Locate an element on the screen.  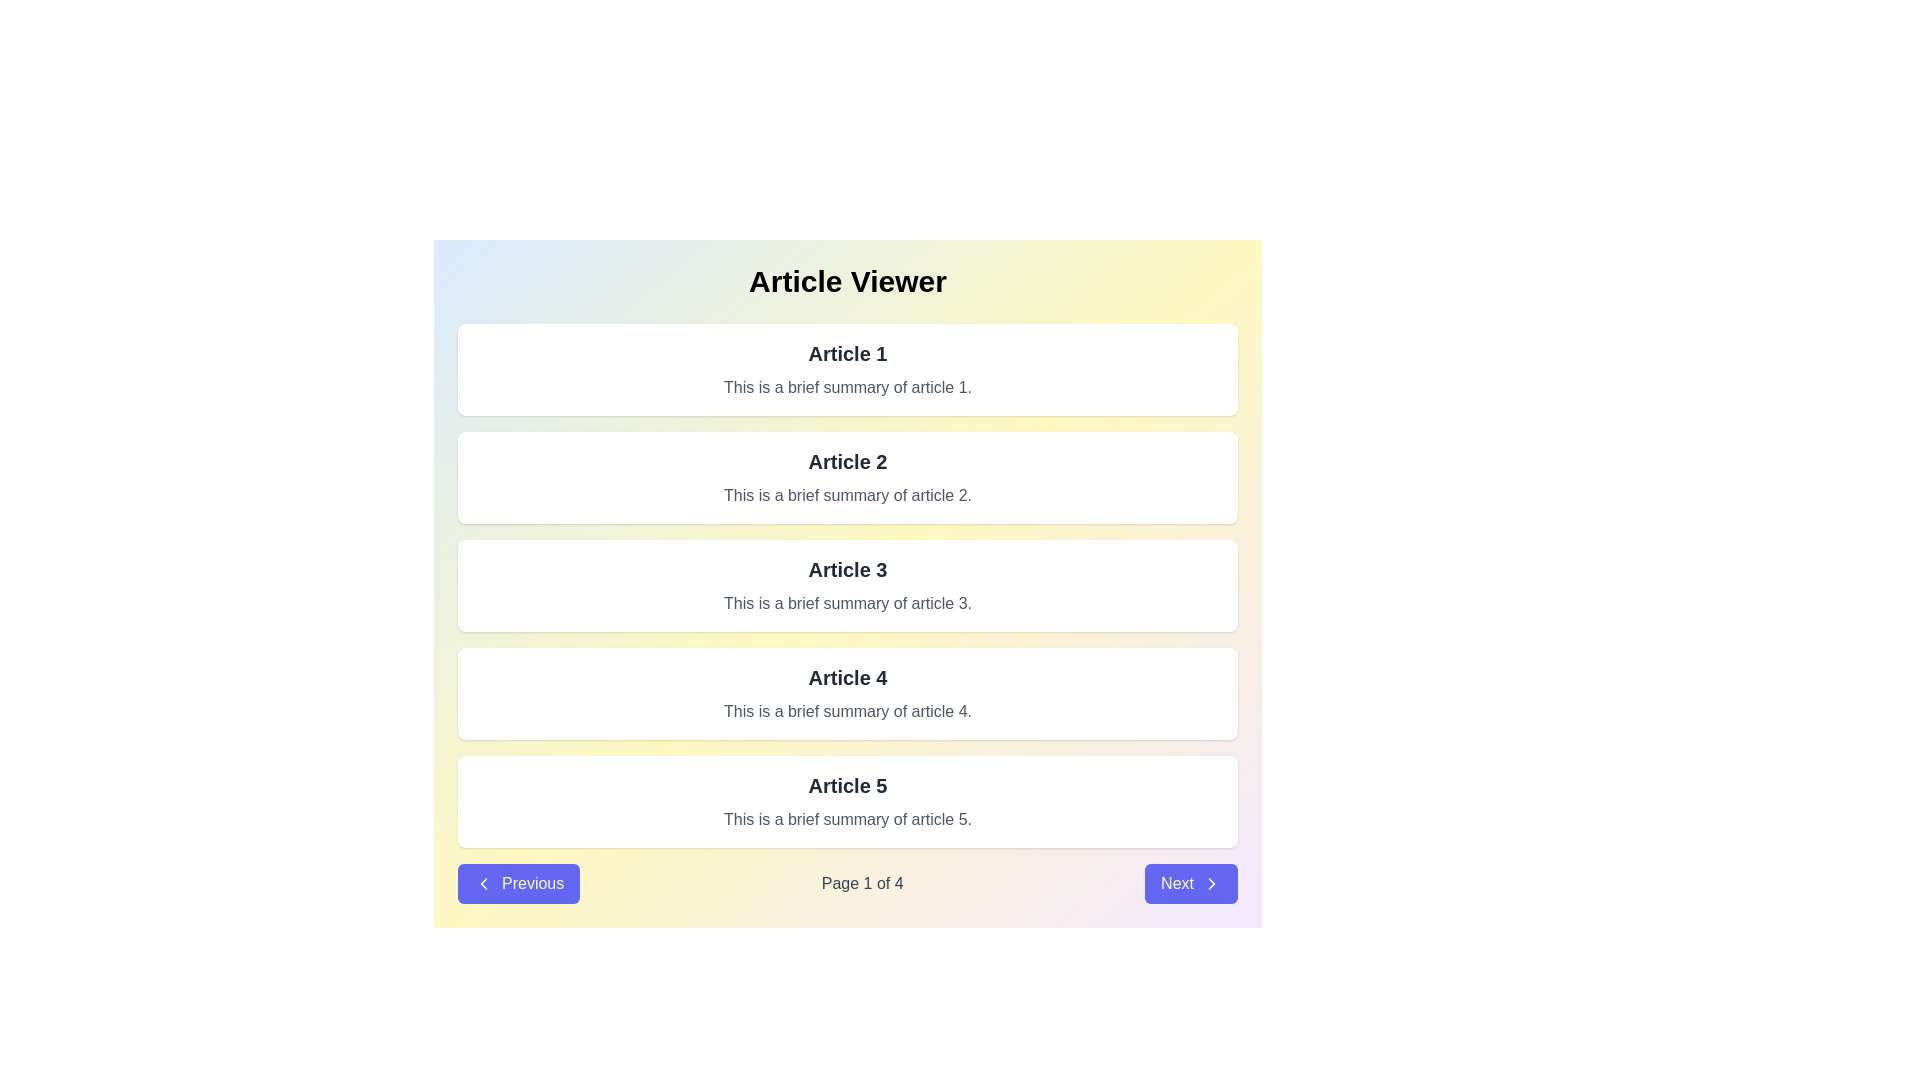
the text label reading 'This is a brief summary of article 2.', which is styled in gray and located beneath the headline 'Article 2' is located at coordinates (848, 495).